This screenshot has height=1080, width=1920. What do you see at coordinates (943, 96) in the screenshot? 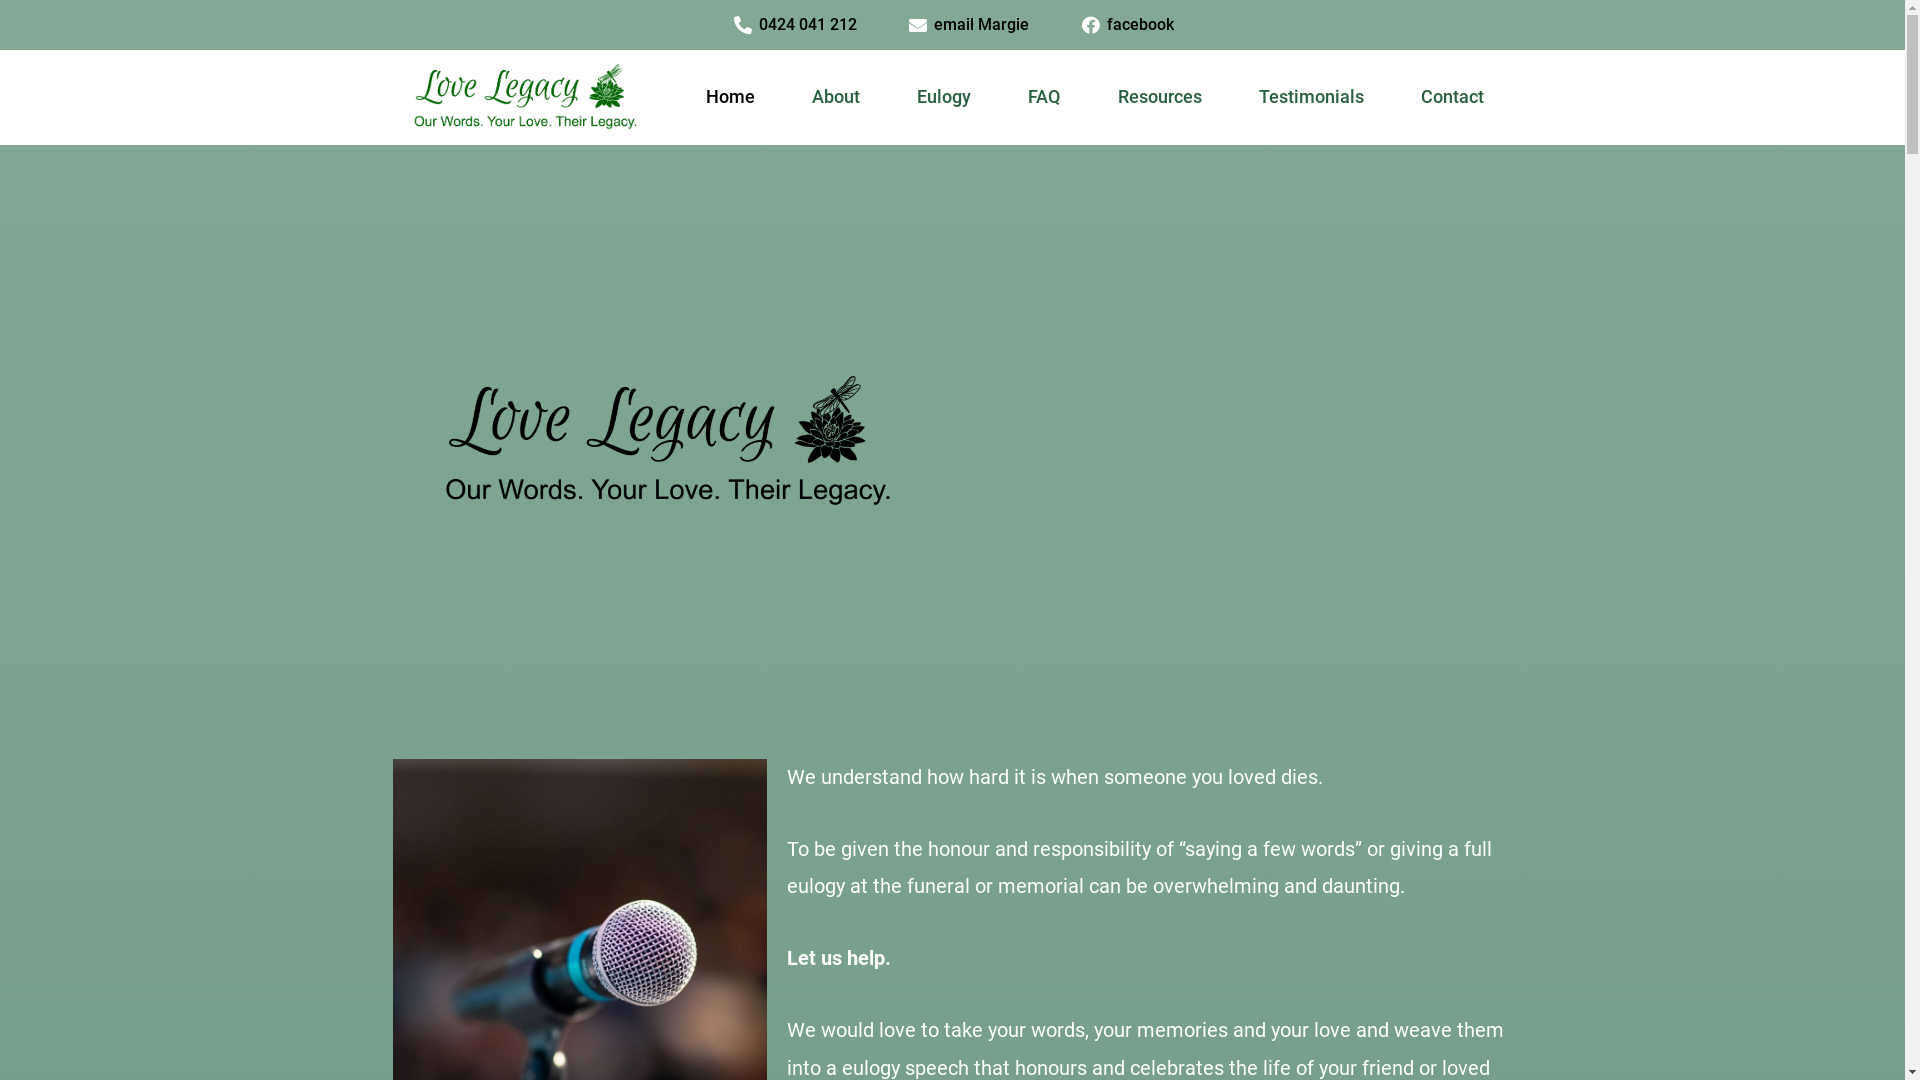
I see `'Eulogy'` at bounding box center [943, 96].